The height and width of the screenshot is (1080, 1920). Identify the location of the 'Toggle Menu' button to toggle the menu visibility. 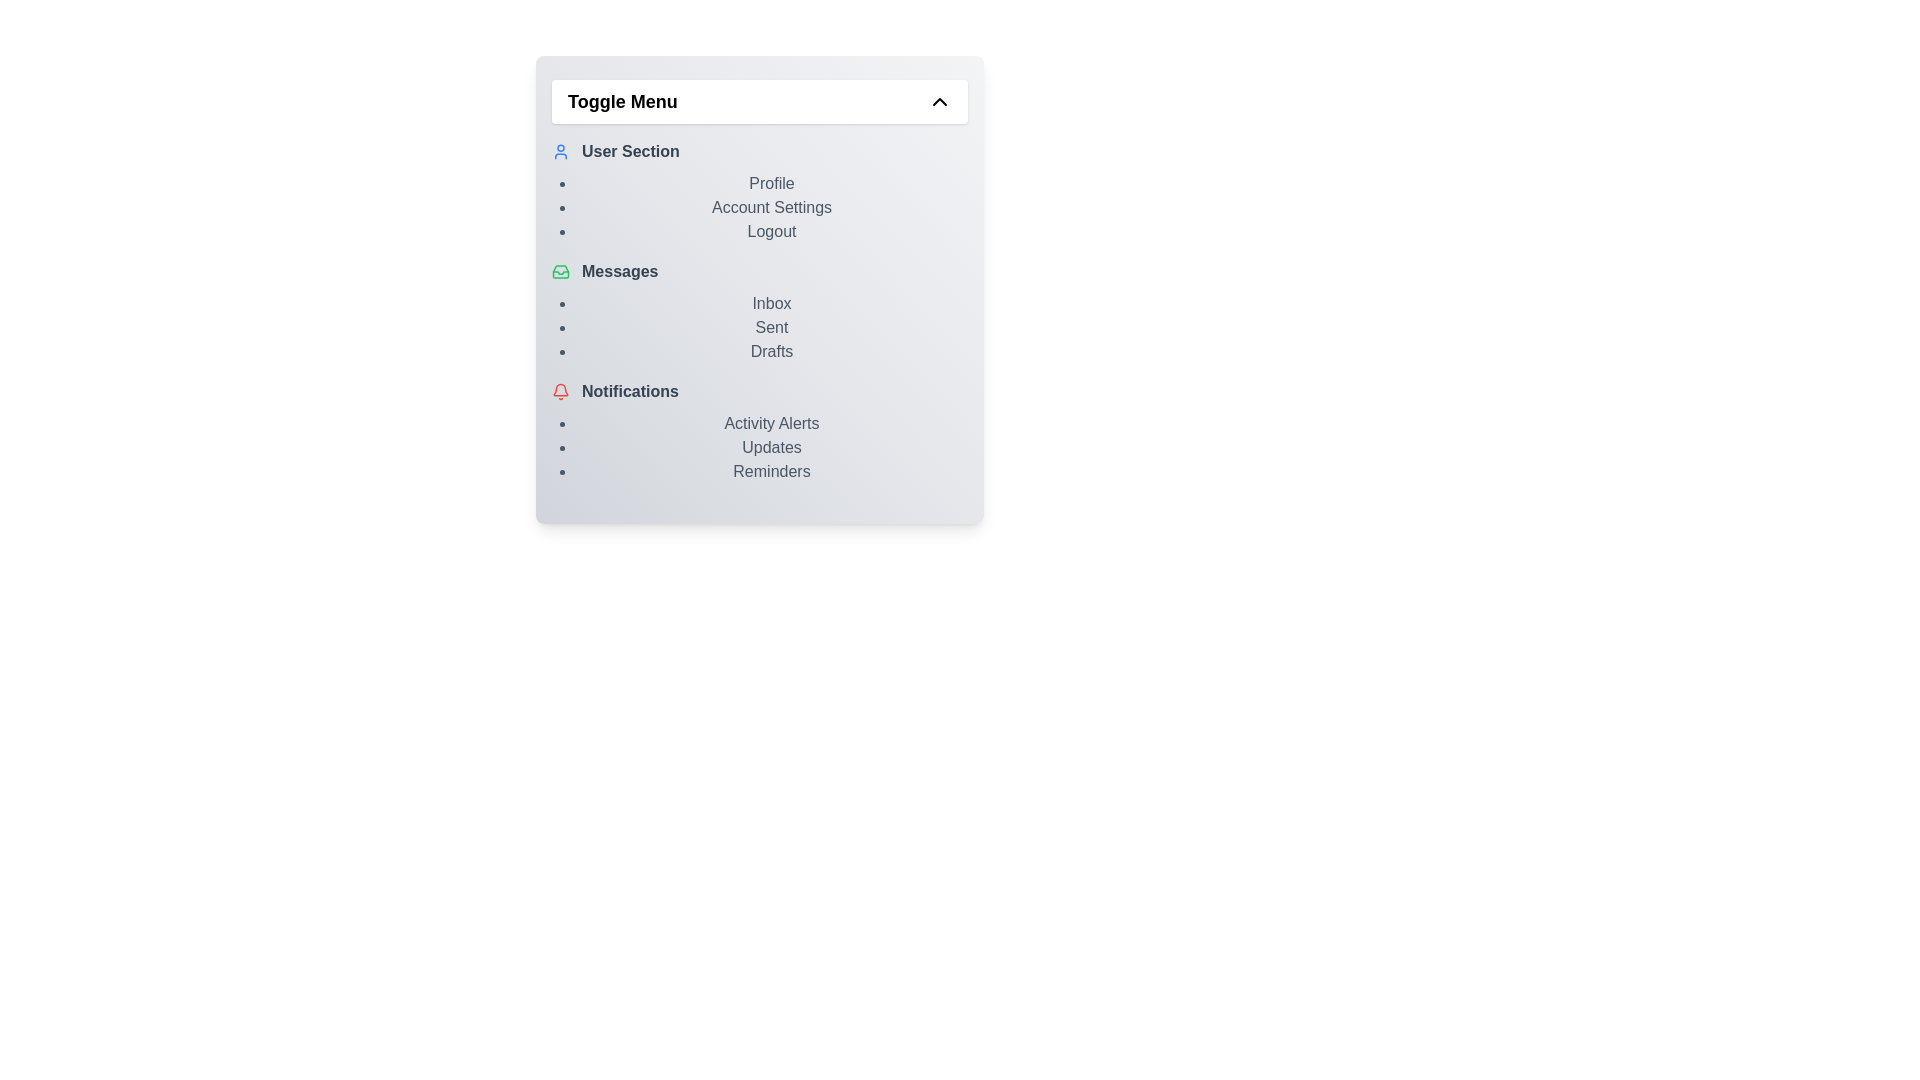
(758, 101).